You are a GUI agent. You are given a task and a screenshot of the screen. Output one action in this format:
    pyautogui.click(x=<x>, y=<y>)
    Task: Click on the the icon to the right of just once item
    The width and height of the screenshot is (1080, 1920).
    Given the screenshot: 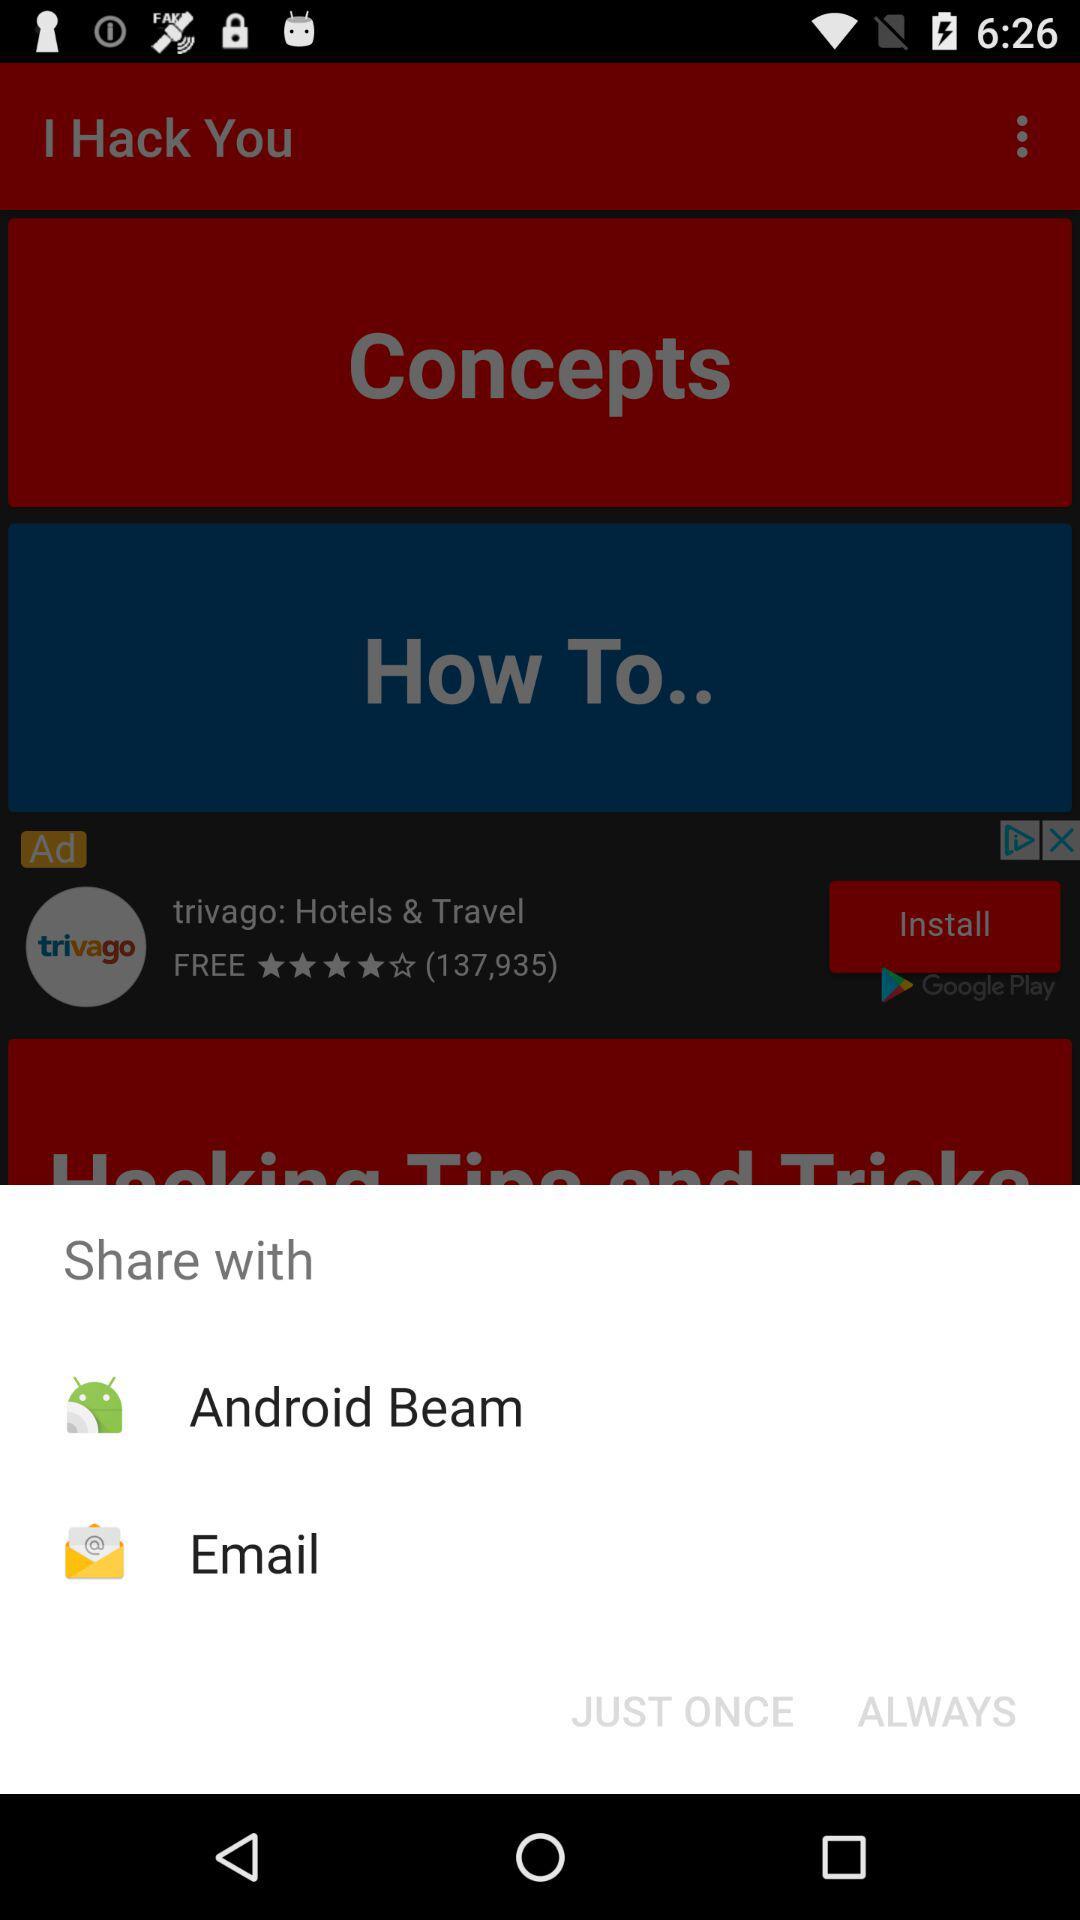 What is the action you would take?
    pyautogui.click(x=937, y=1708)
    